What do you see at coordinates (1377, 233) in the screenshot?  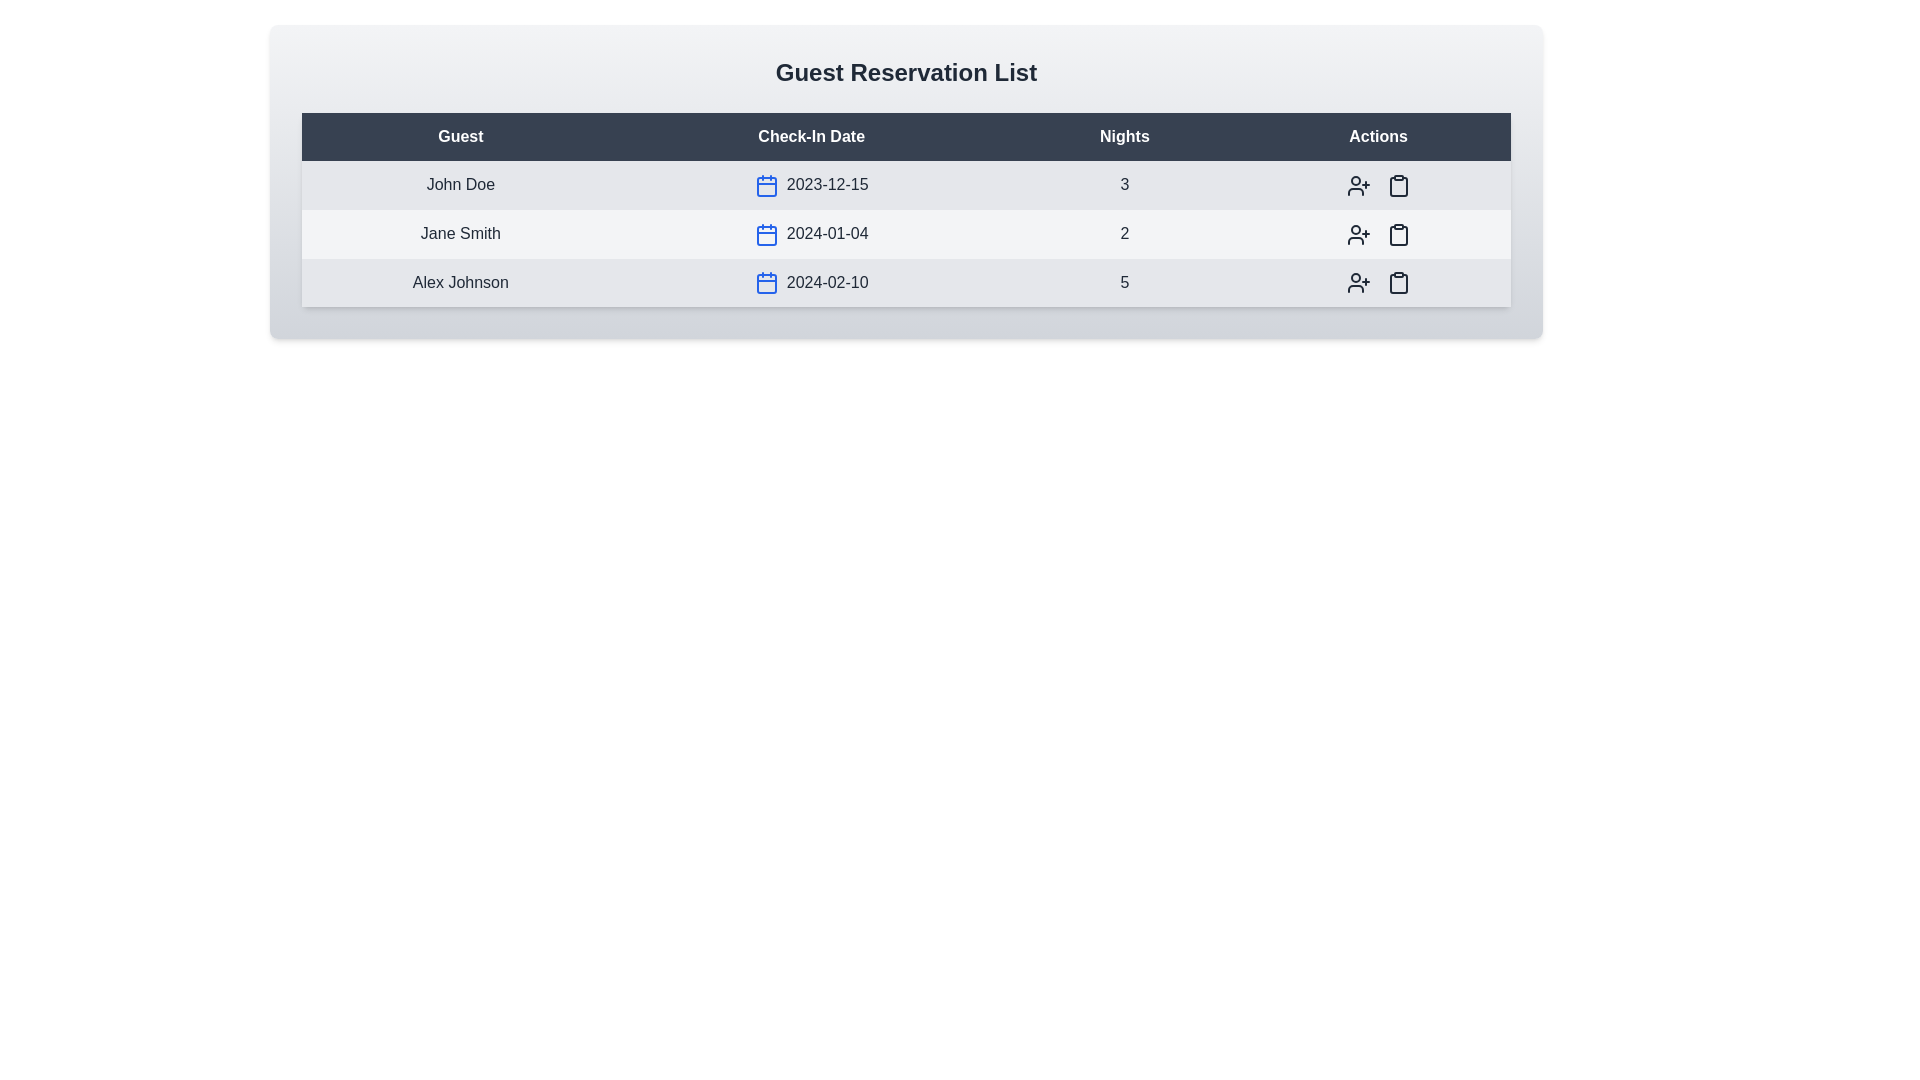 I see `the grouped icons within the actions column for the reservation entry associated with 'Jane Smith'` at bounding box center [1377, 233].